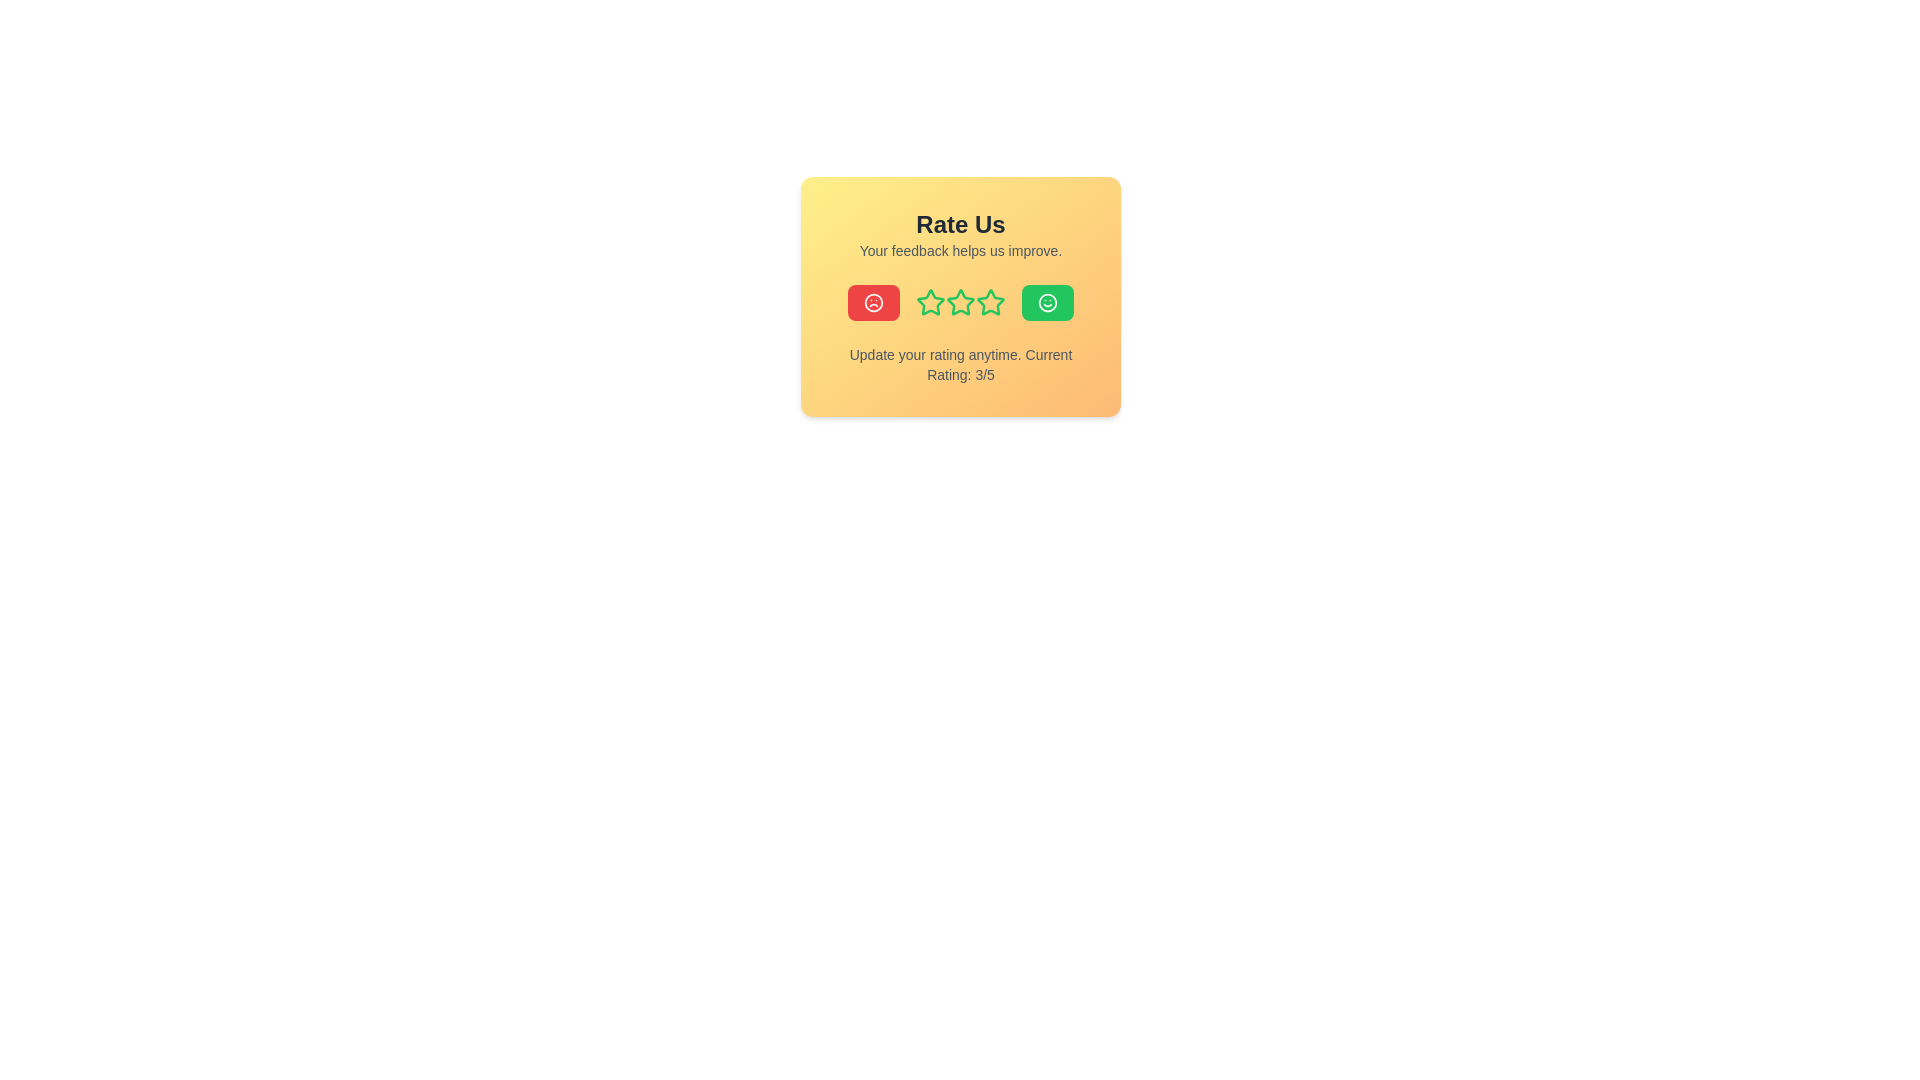 The width and height of the screenshot is (1920, 1080). I want to click on the third green star icon with a hollow center in the rating panel, which is surrounded by two other green stars, so click(960, 302).